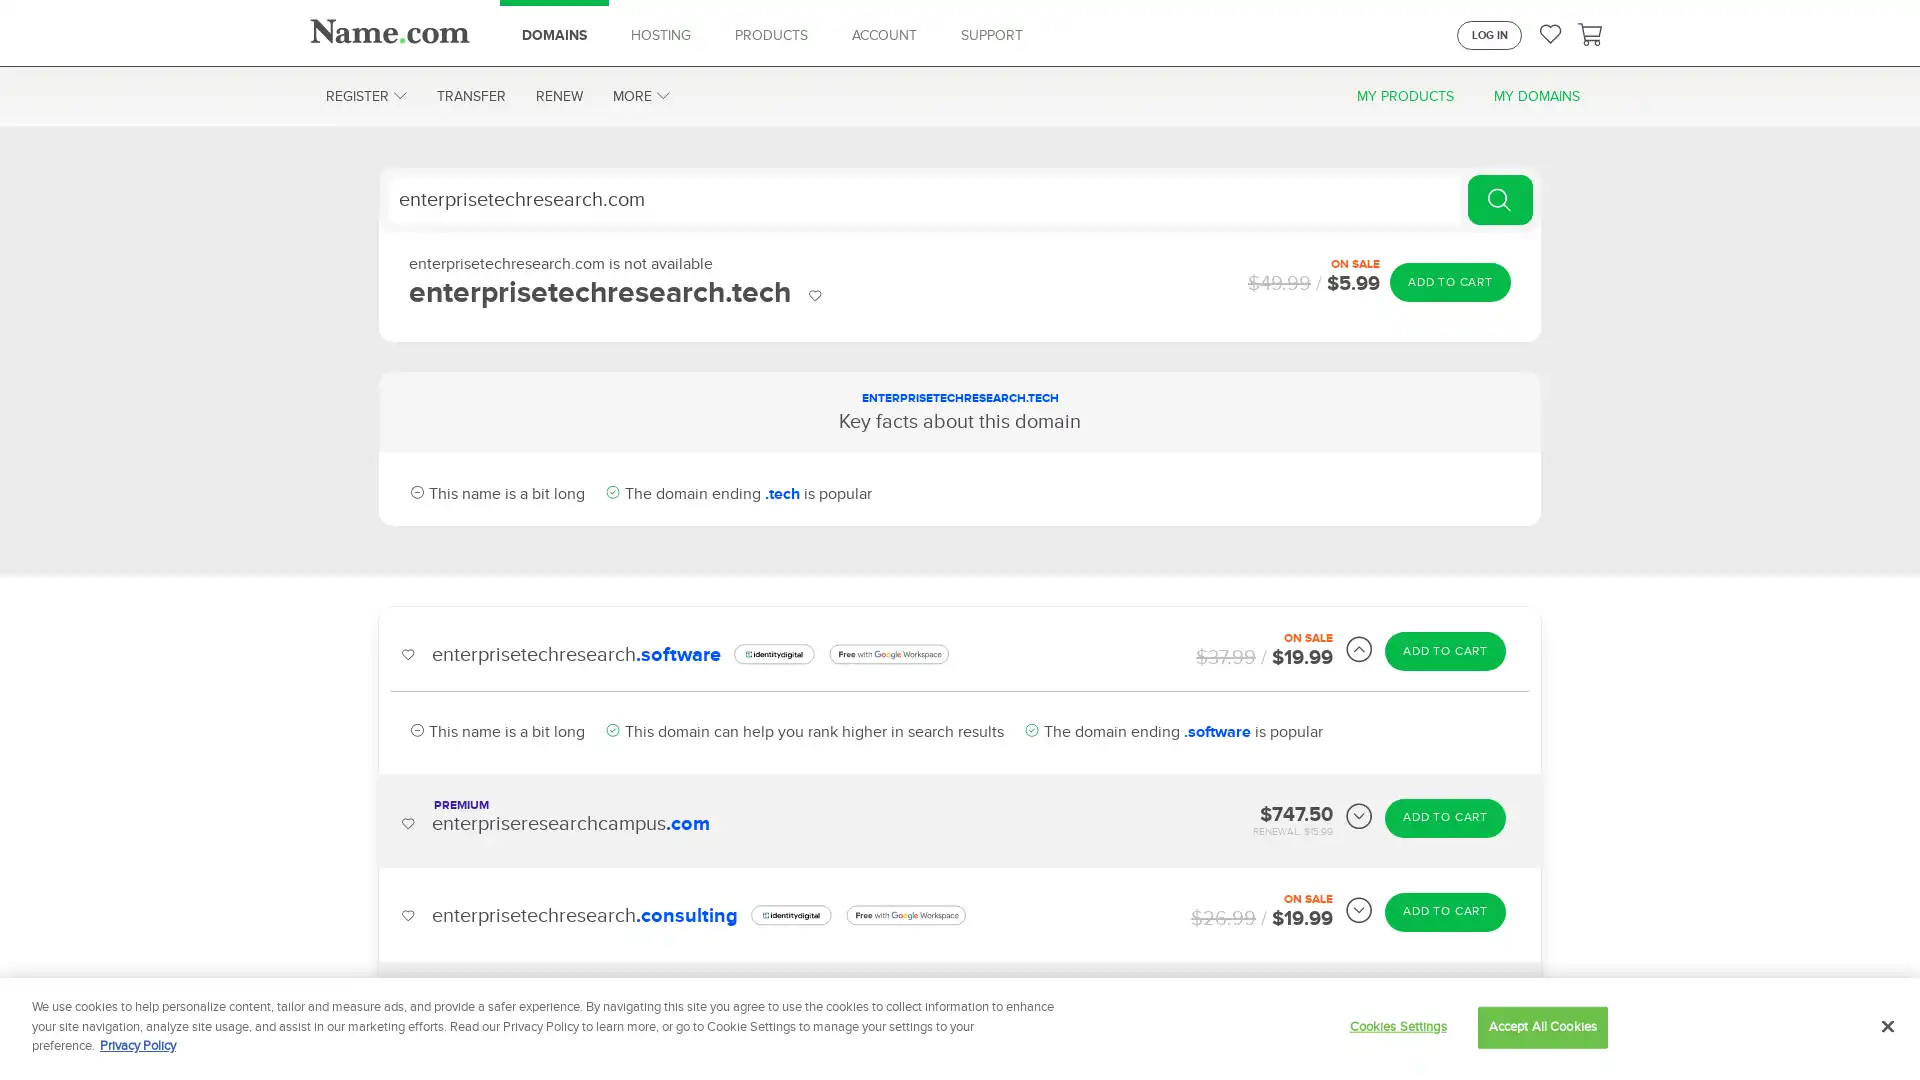 The width and height of the screenshot is (1920, 1080). What do you see at coordinates (1445, 744) in the screenshot?
I see `ADD TO CART` at bounding box center [1445, 744].